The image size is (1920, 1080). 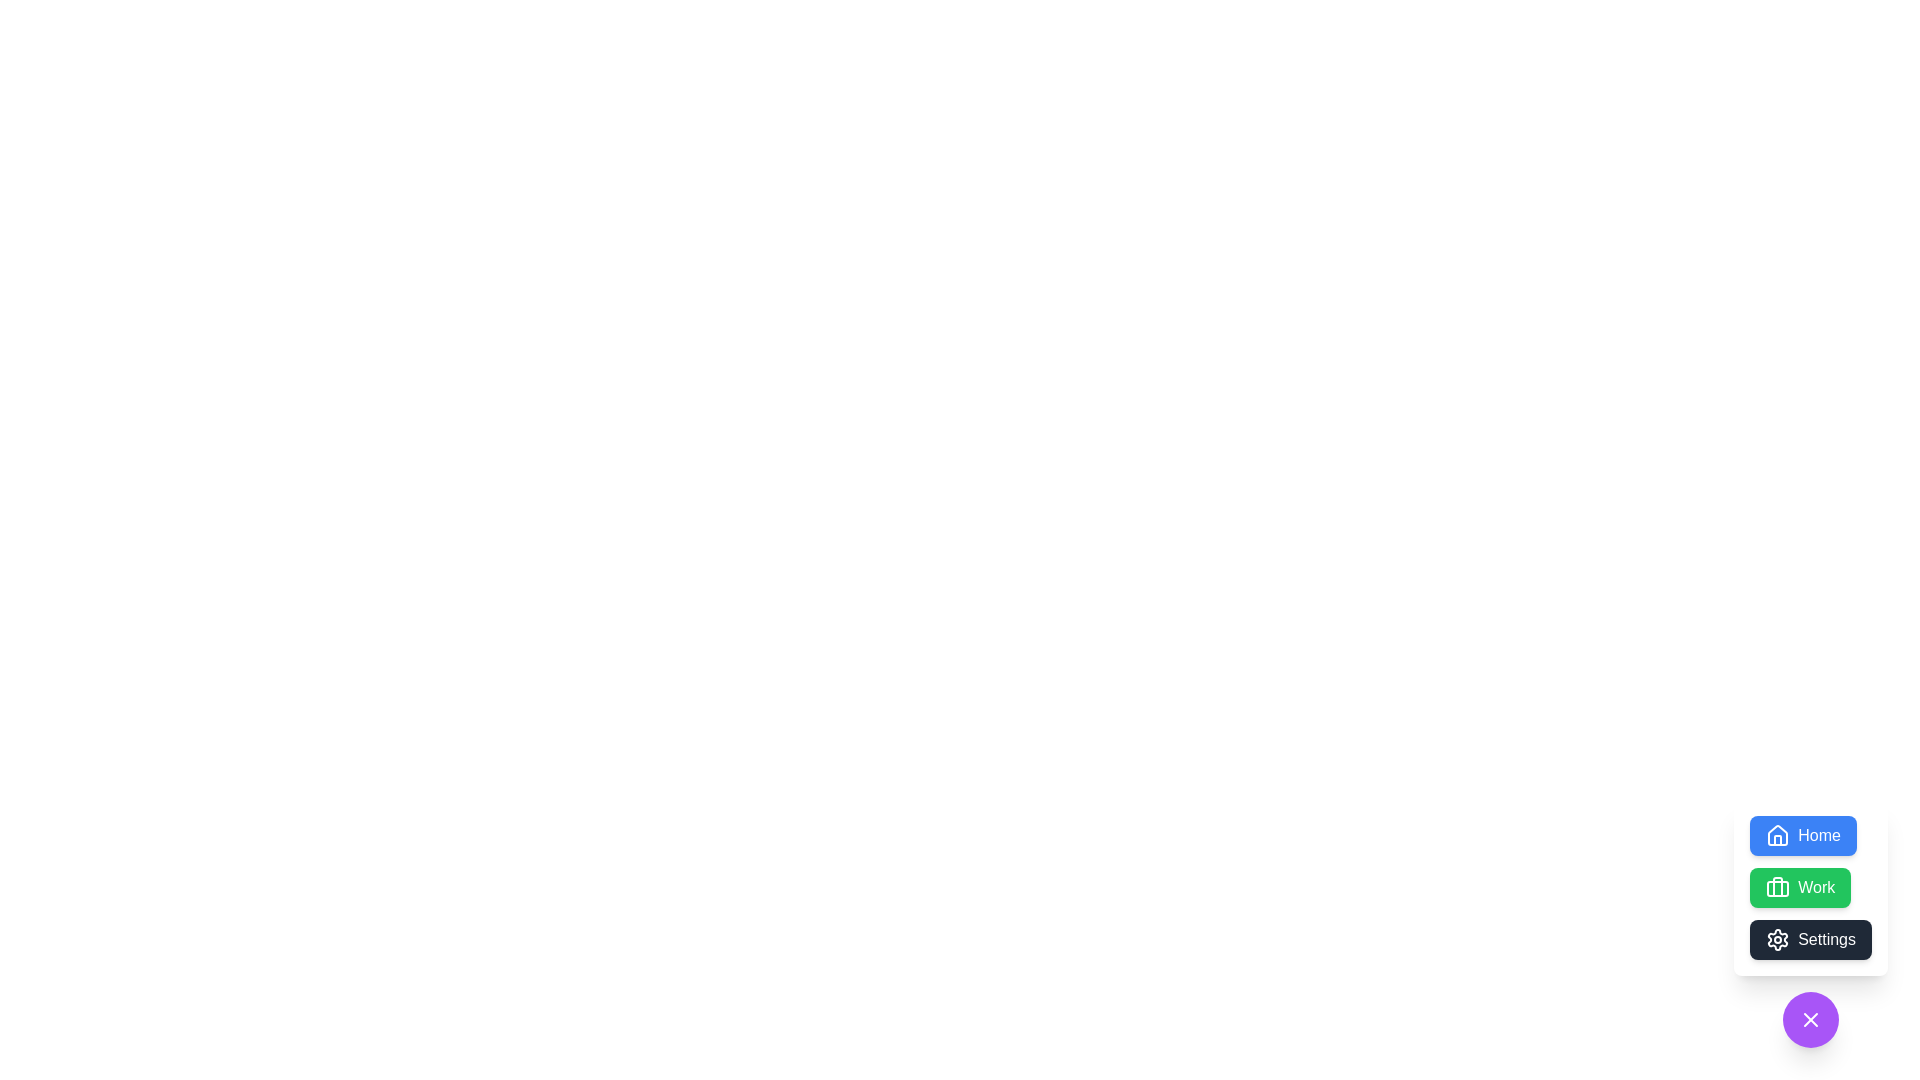 I want to click on the left vertical line part of the briefcase handle within the 'Work' button, which visually indicates a professional context, so click(x=1778, y=886).